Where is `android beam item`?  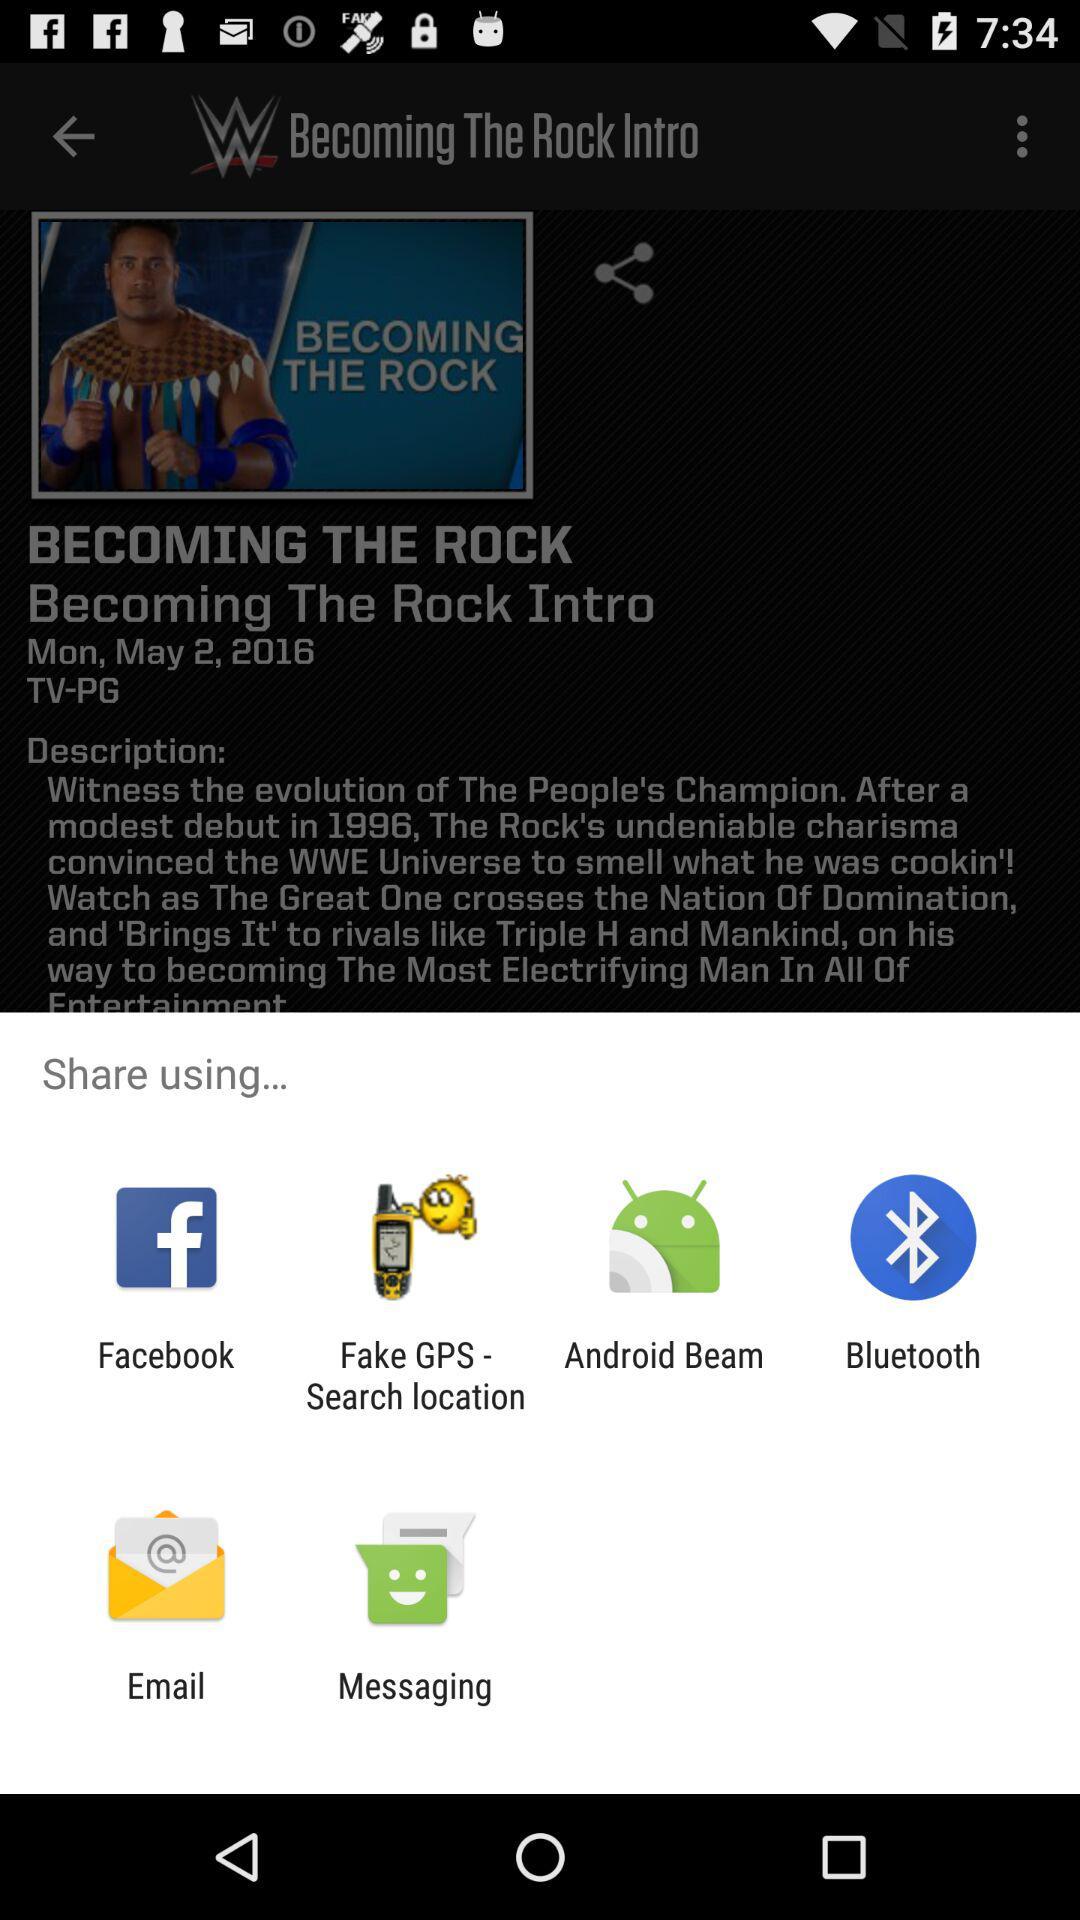
android beam item is located at coordinates (664, 1374).